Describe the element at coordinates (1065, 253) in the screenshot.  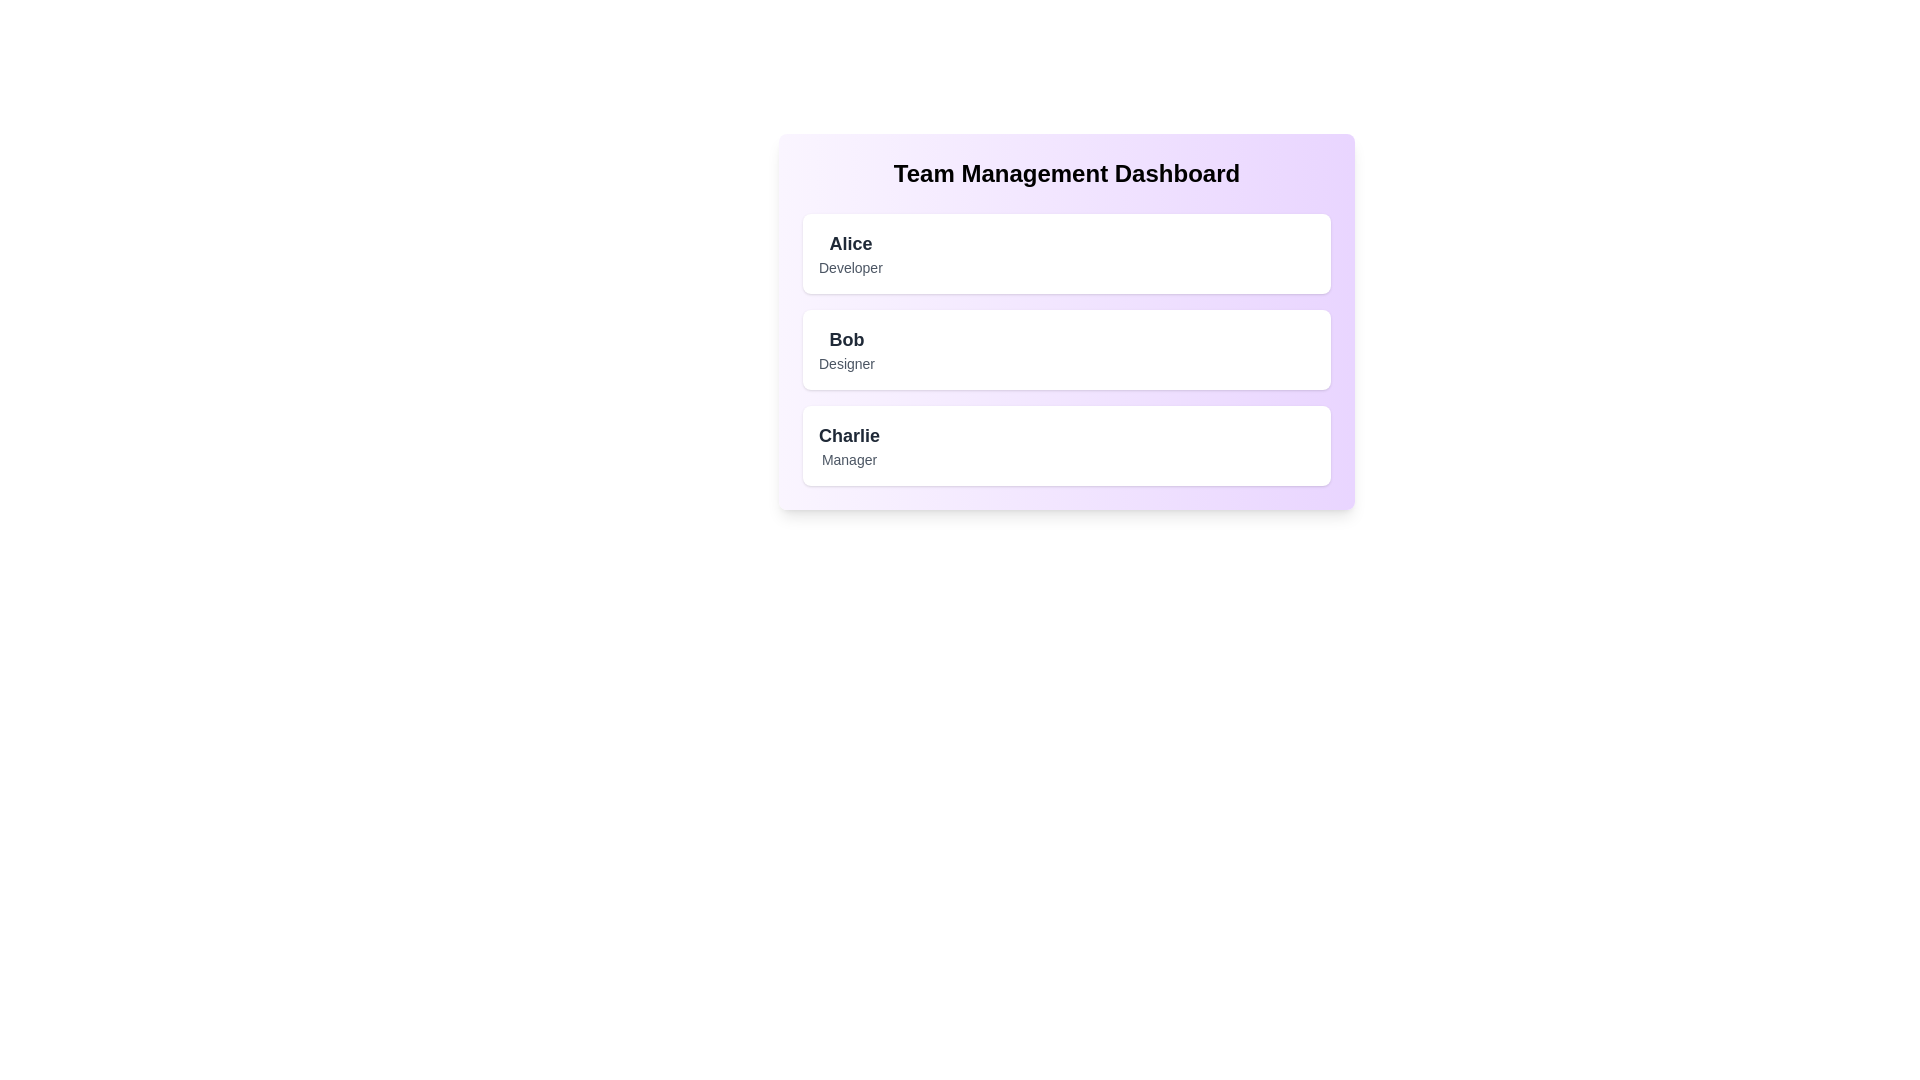
I see `the details of the team member Alice` at that location.